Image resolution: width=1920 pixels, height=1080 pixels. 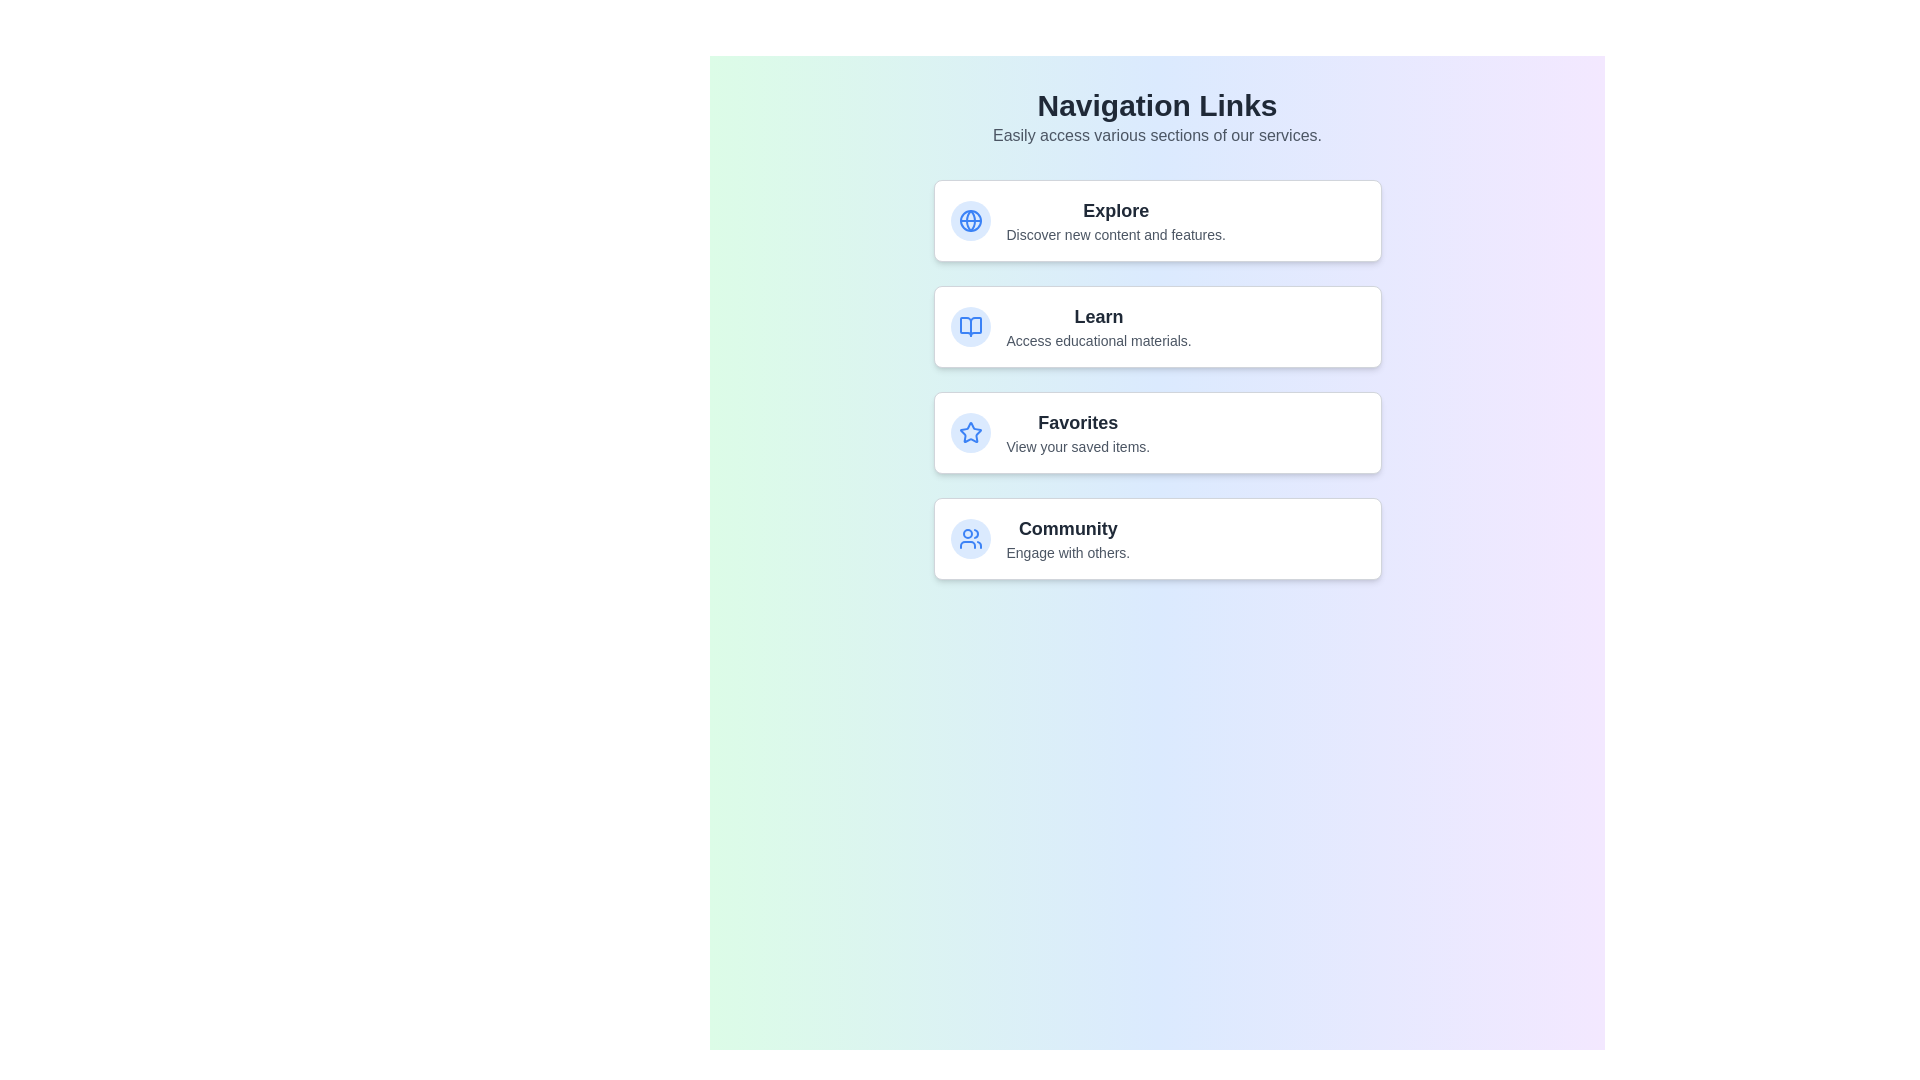 I want to click on the 'Learn' button which is represented by an icon located in the second position of a vertical stack of four navigation buttons, so click(x=970, y=326).